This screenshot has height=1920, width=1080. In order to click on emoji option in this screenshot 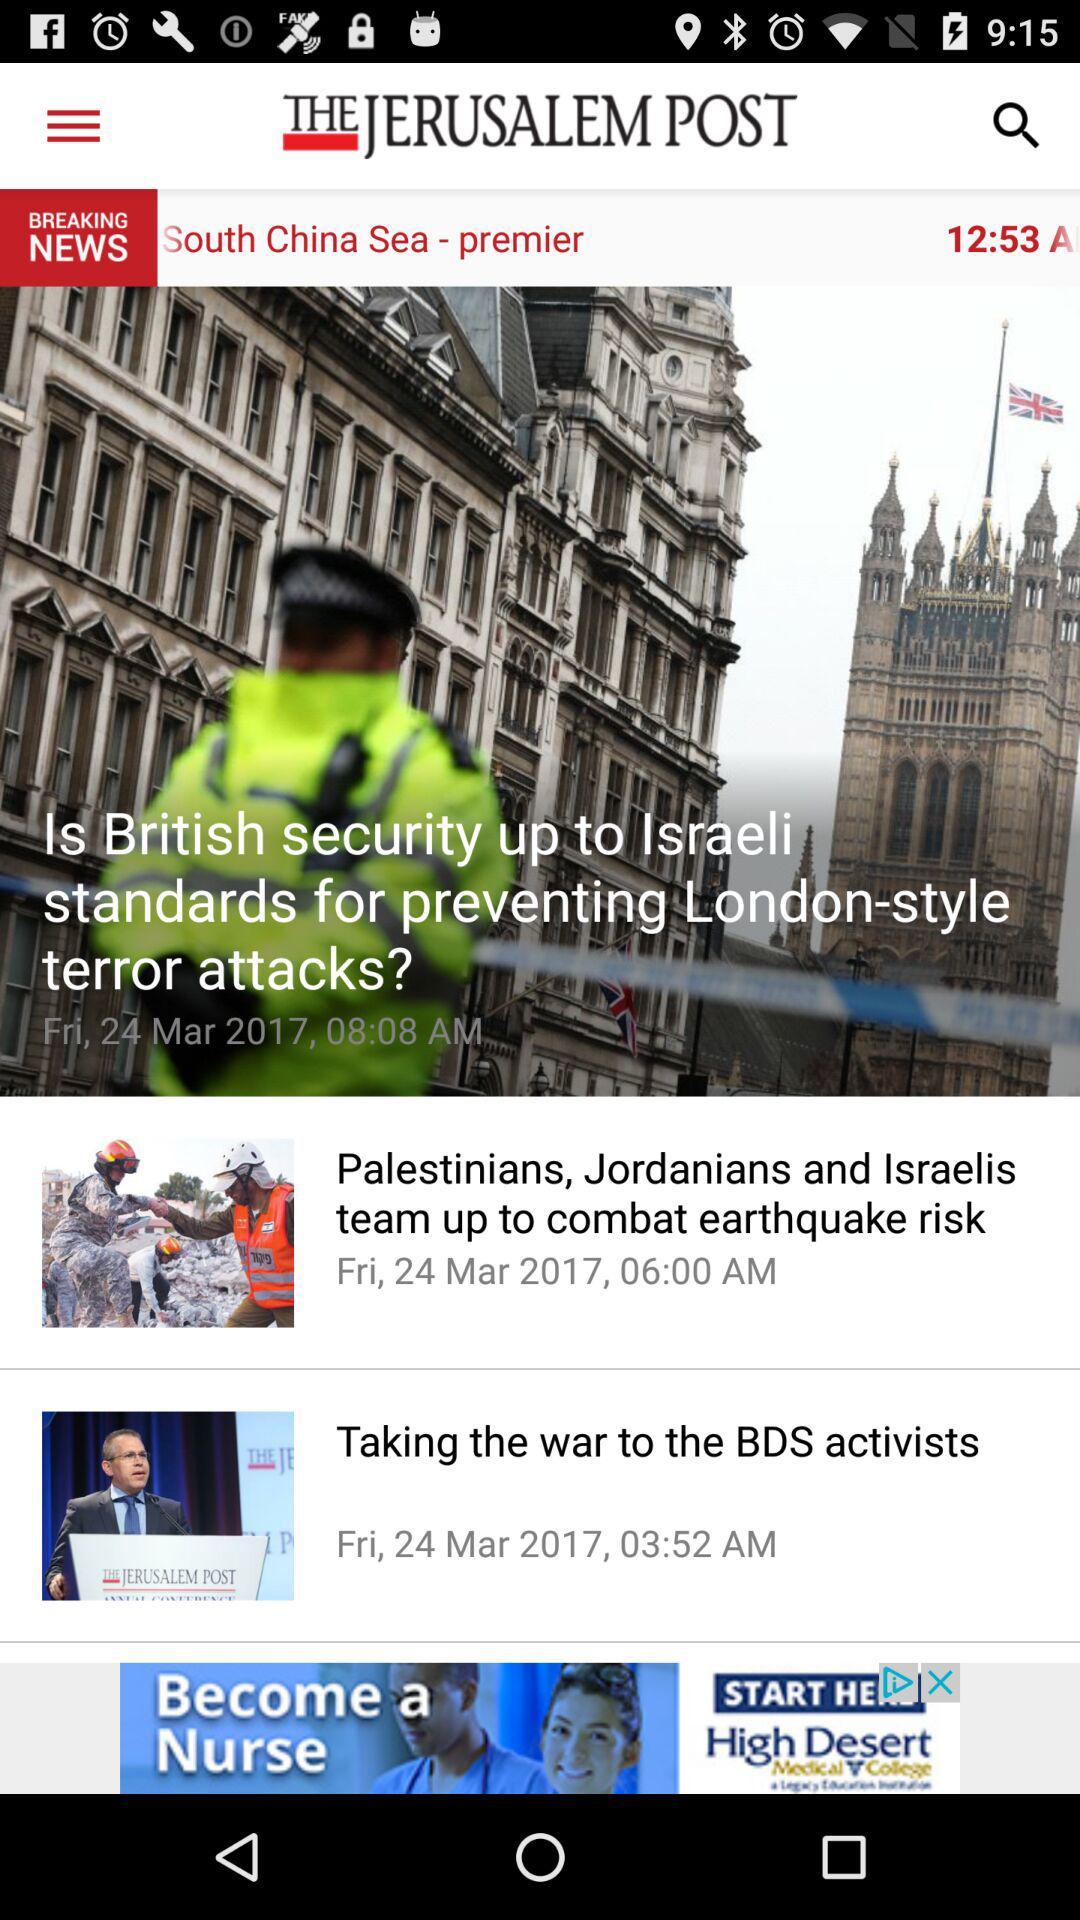, I will do `click(540, 691)`.